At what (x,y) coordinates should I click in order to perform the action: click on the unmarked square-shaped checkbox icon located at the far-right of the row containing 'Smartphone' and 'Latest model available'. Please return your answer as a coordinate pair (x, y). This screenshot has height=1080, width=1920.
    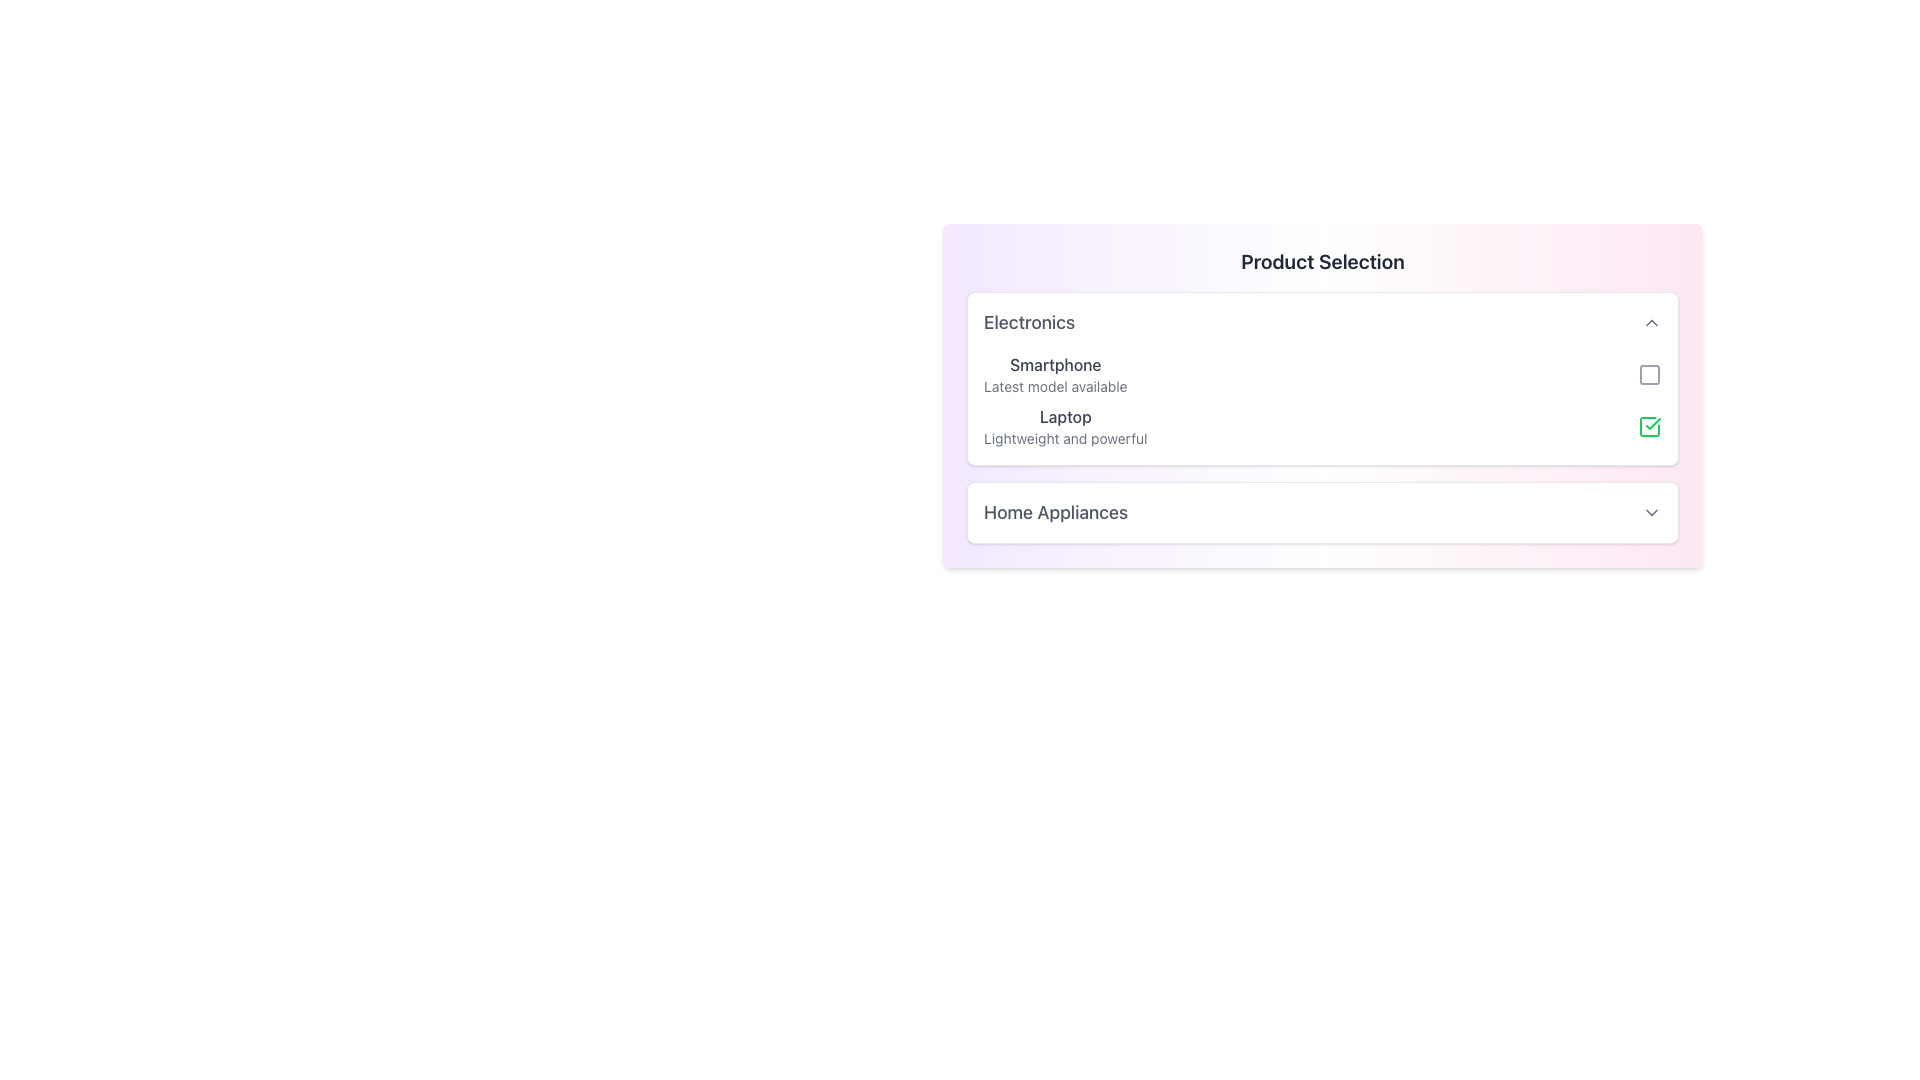
    Looking at the image, I should click on (1650, 374).